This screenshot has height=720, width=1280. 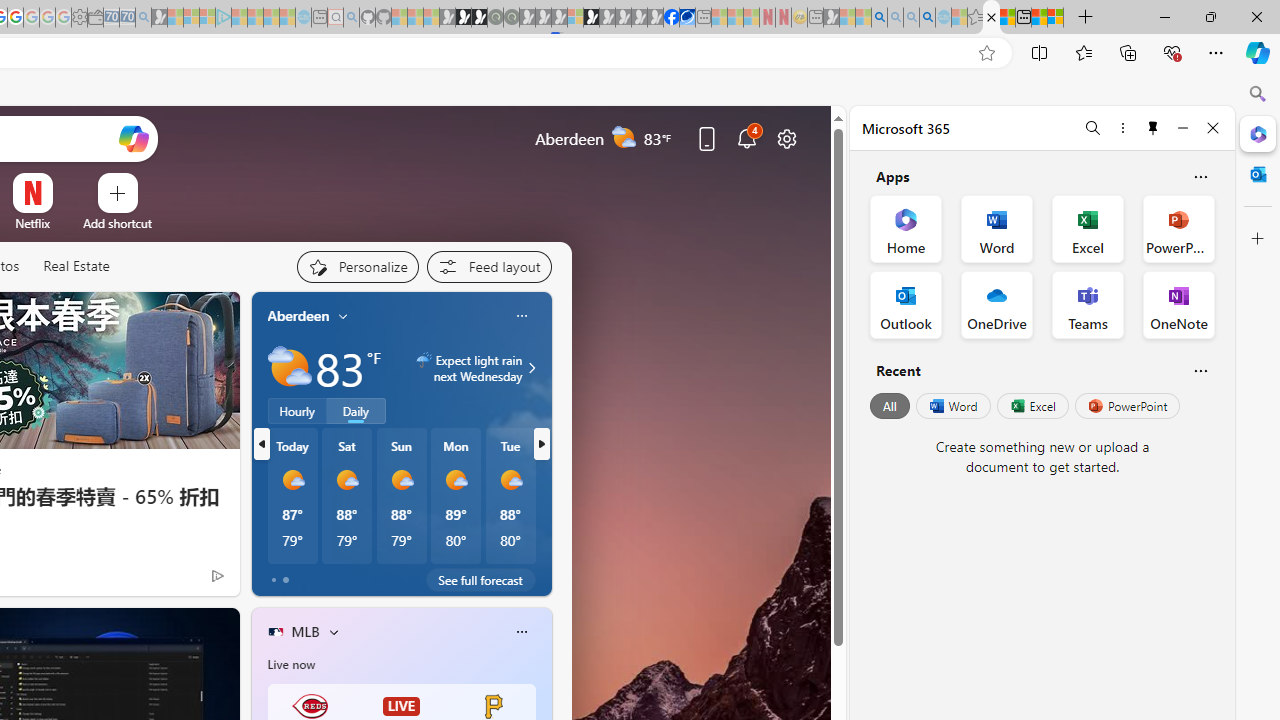 I want to click on 'Microsoft Start Gaming - Sleeping', so click(x=160, y=17).